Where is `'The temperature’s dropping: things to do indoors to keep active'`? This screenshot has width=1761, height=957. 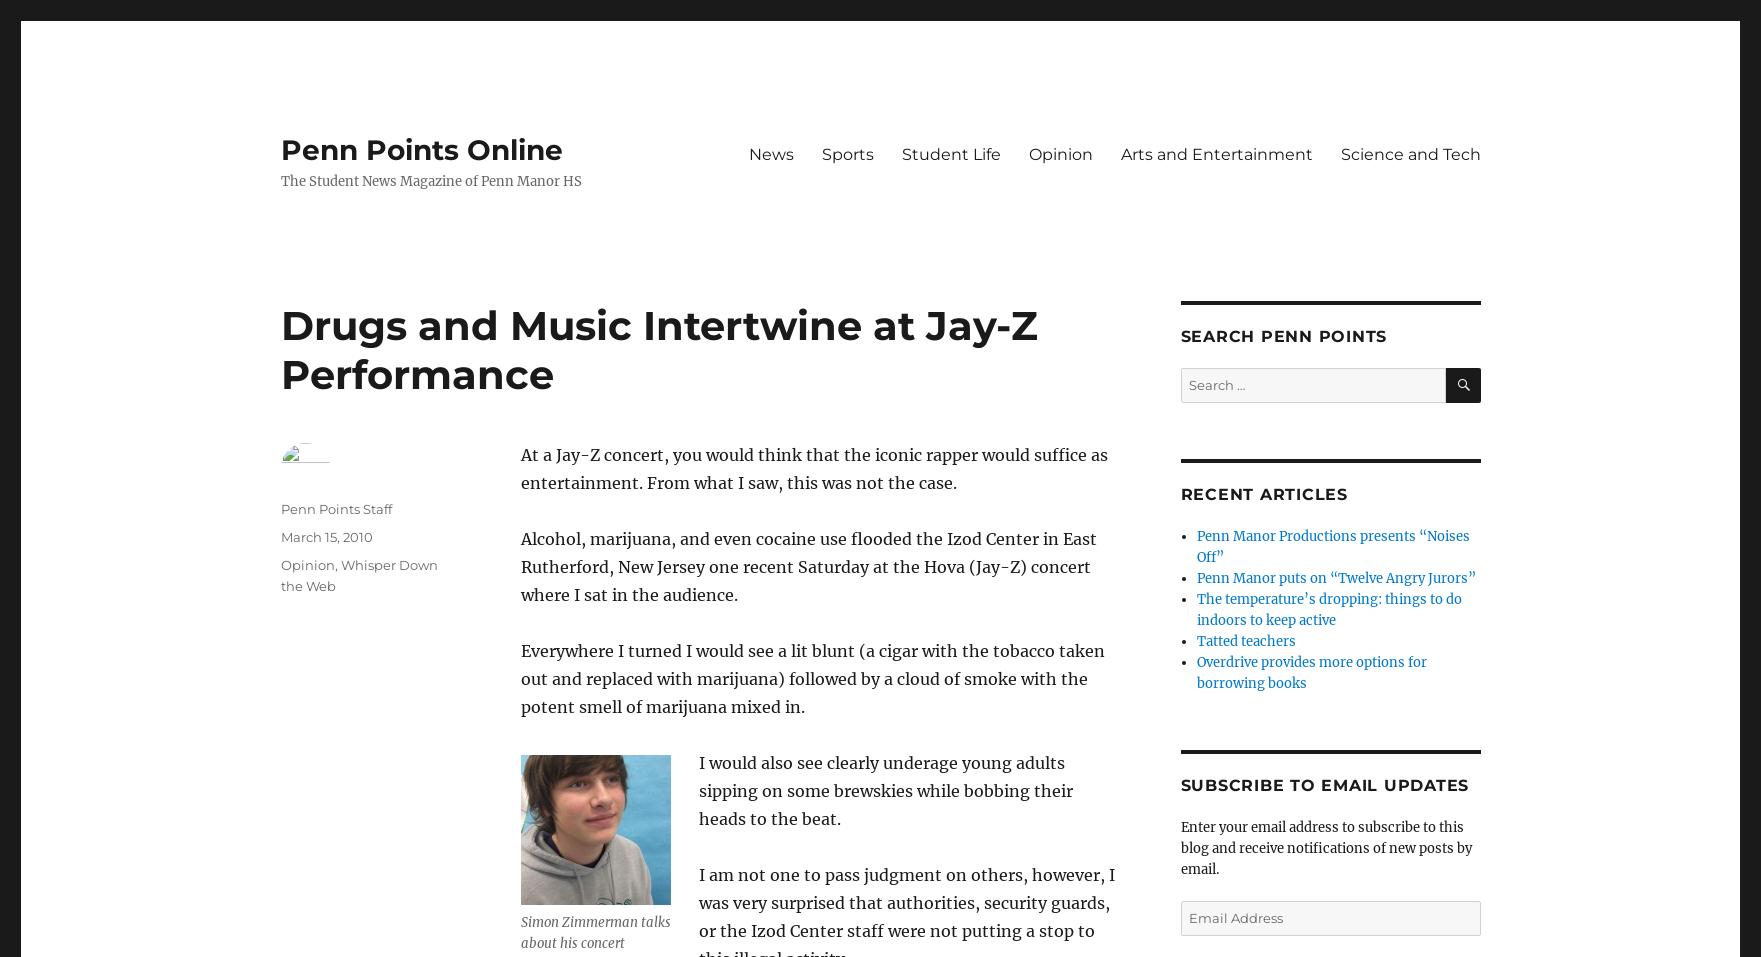
'The temperature’s dropping: things to do indoors to keep active' is located at coordinates (1328, 608).